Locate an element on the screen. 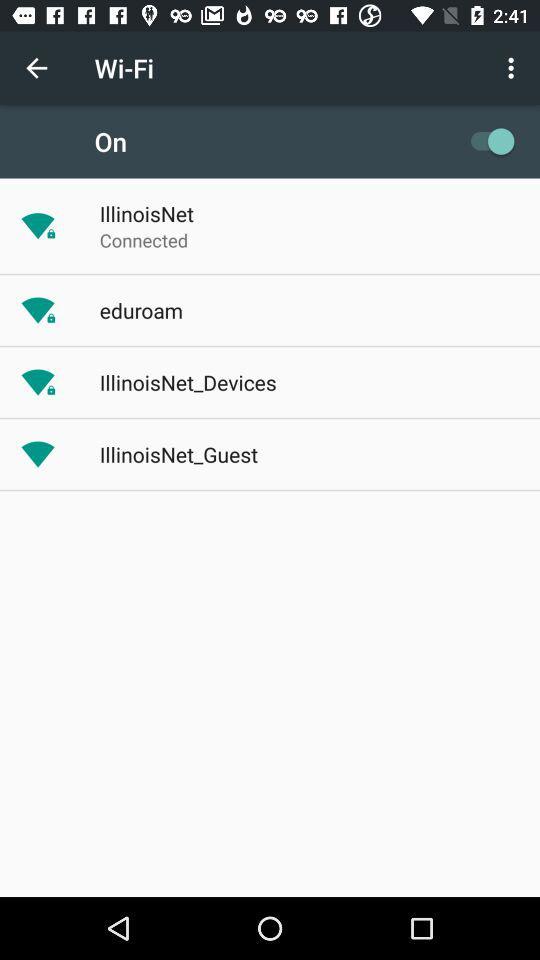 This screenshot has width=540, height=960. the item to the right of on app is located at coordinates (486, 140).